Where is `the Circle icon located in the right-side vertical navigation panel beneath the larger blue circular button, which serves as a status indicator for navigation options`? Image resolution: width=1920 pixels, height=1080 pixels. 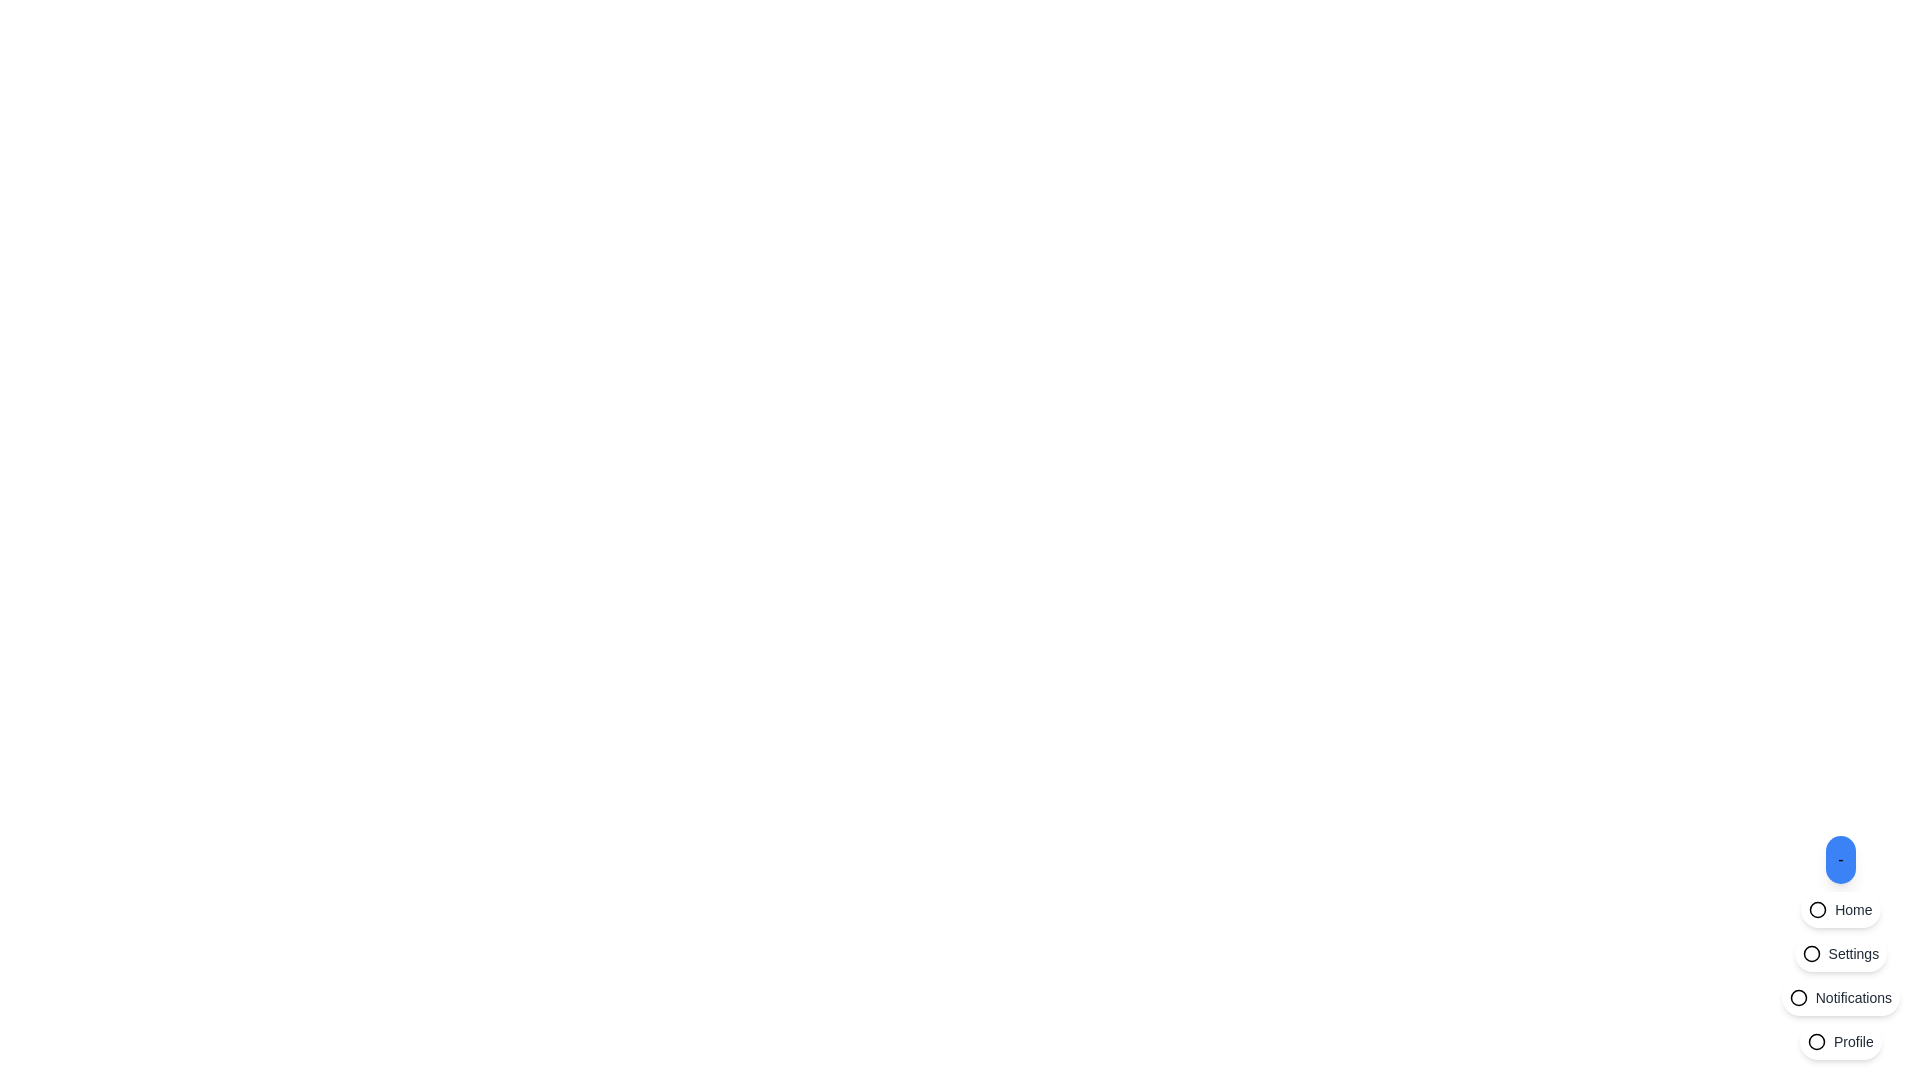 the Circle icon located in the right-side vertical navigation panel beneath the larger blue circular button, which serves as a status indicator for navigation options is located at coordinates (1798, 998).